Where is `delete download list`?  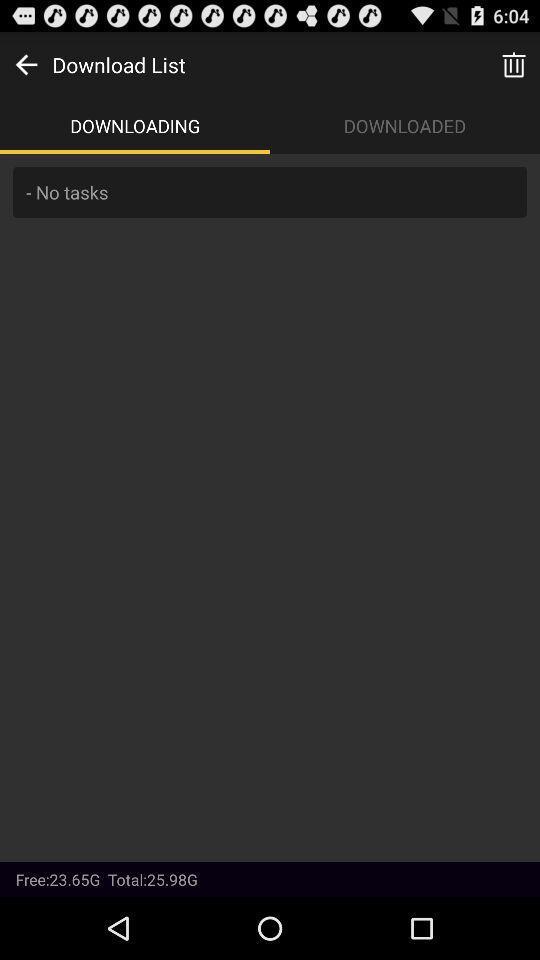 delete download list is located at coordinates (513, 64).